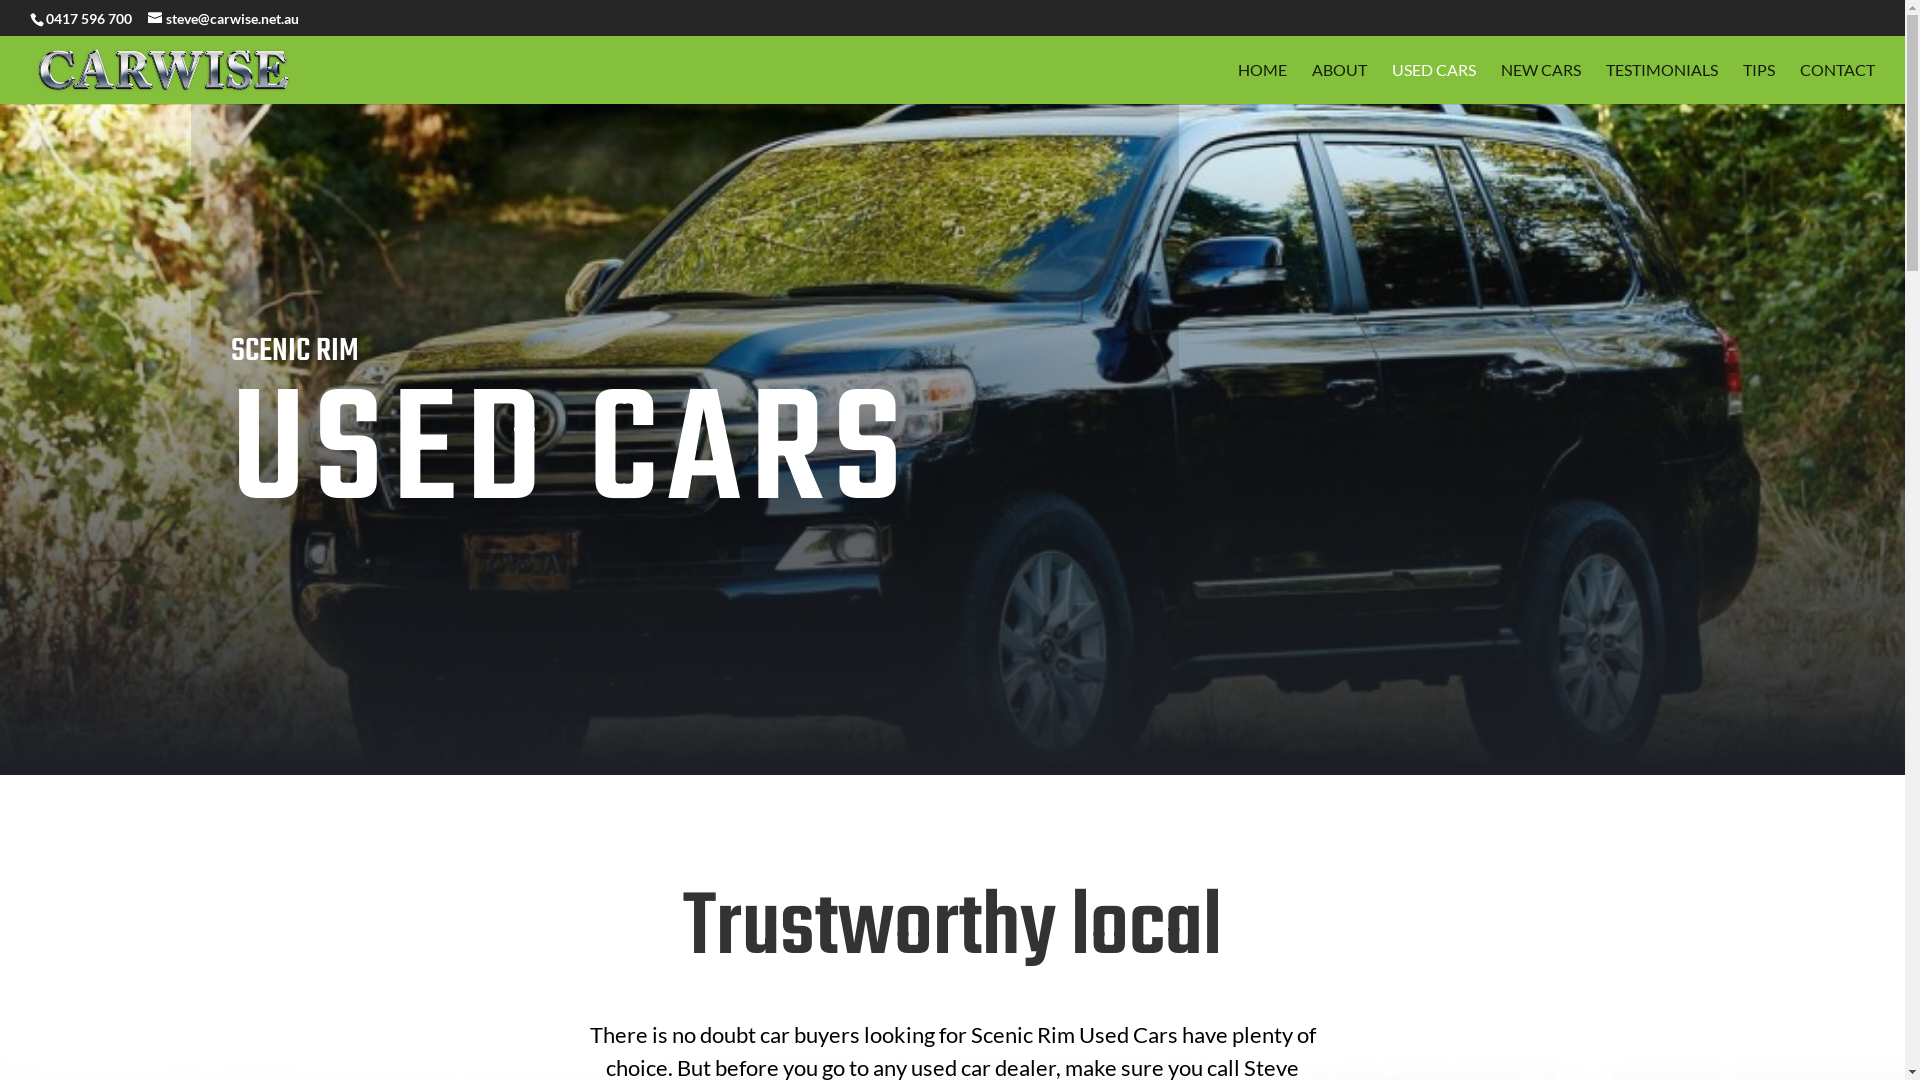 The height and width of the screenshot is (1080, 1920). What do you see at coordinates (1237, 82) in the screenshot?
I see `'HOME'` at bounding box center [1237, 82].